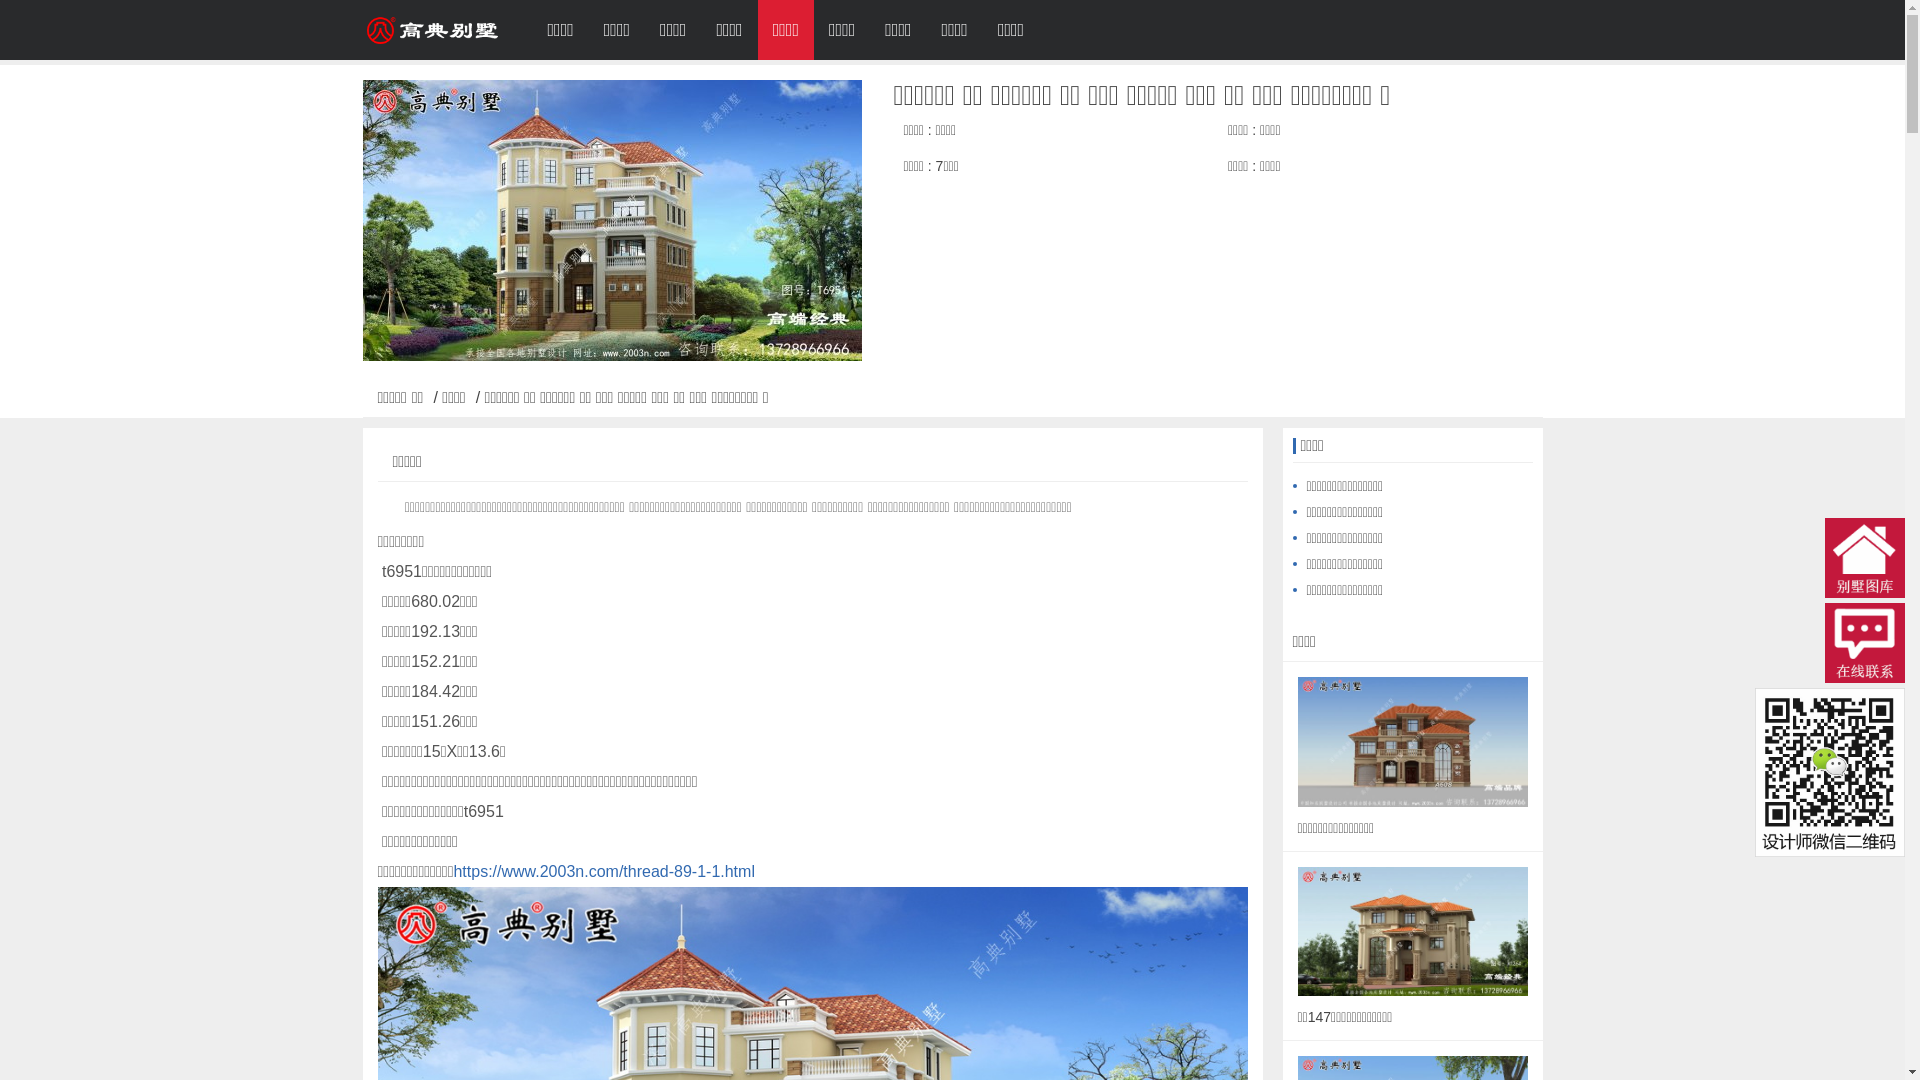 The width and height of the screenshot is (1920, 1080). Describe the element at coordinates (602, 870) in the screenshot. I see `'https://www.2003n.com/thread-89-1-1.html'` at that location.